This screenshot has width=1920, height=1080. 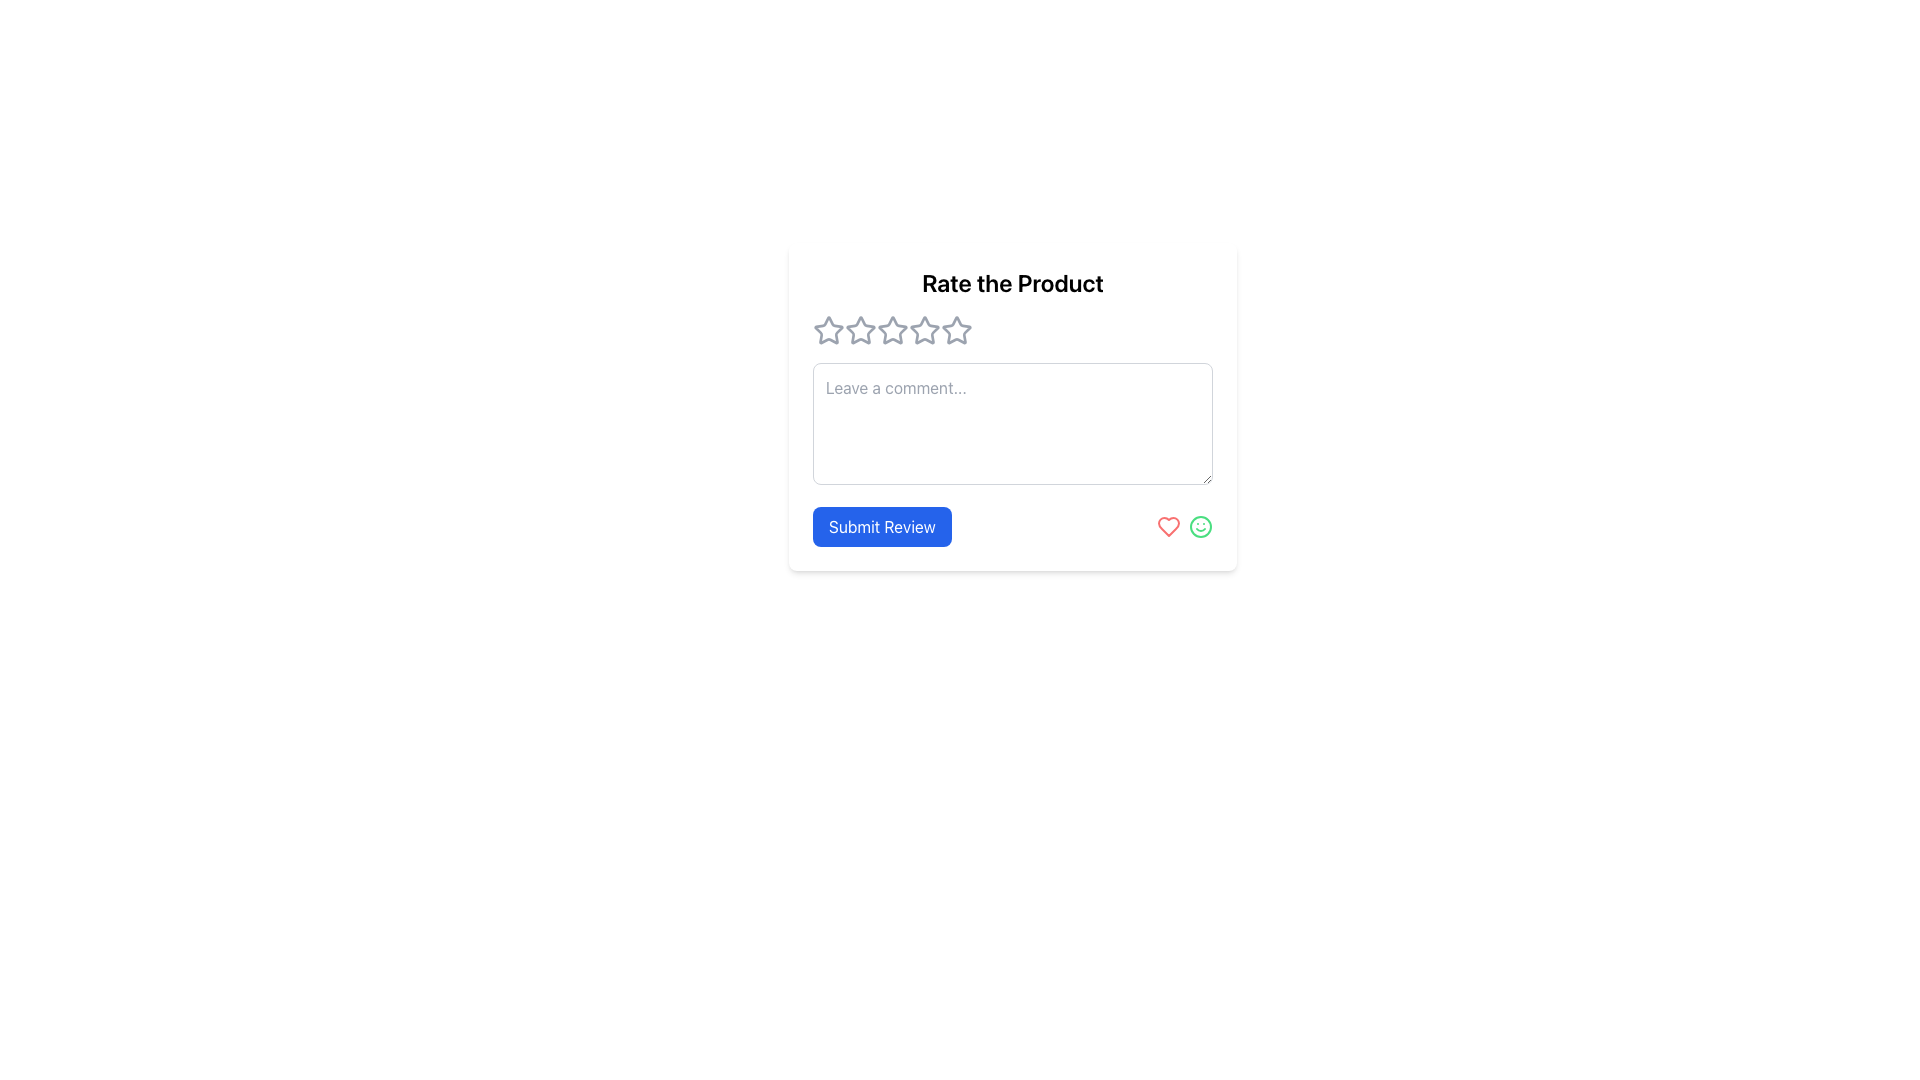 I want to click on the second star icon, which is gray and unselected, to set the rating to 2, so click(x=891, y=329).